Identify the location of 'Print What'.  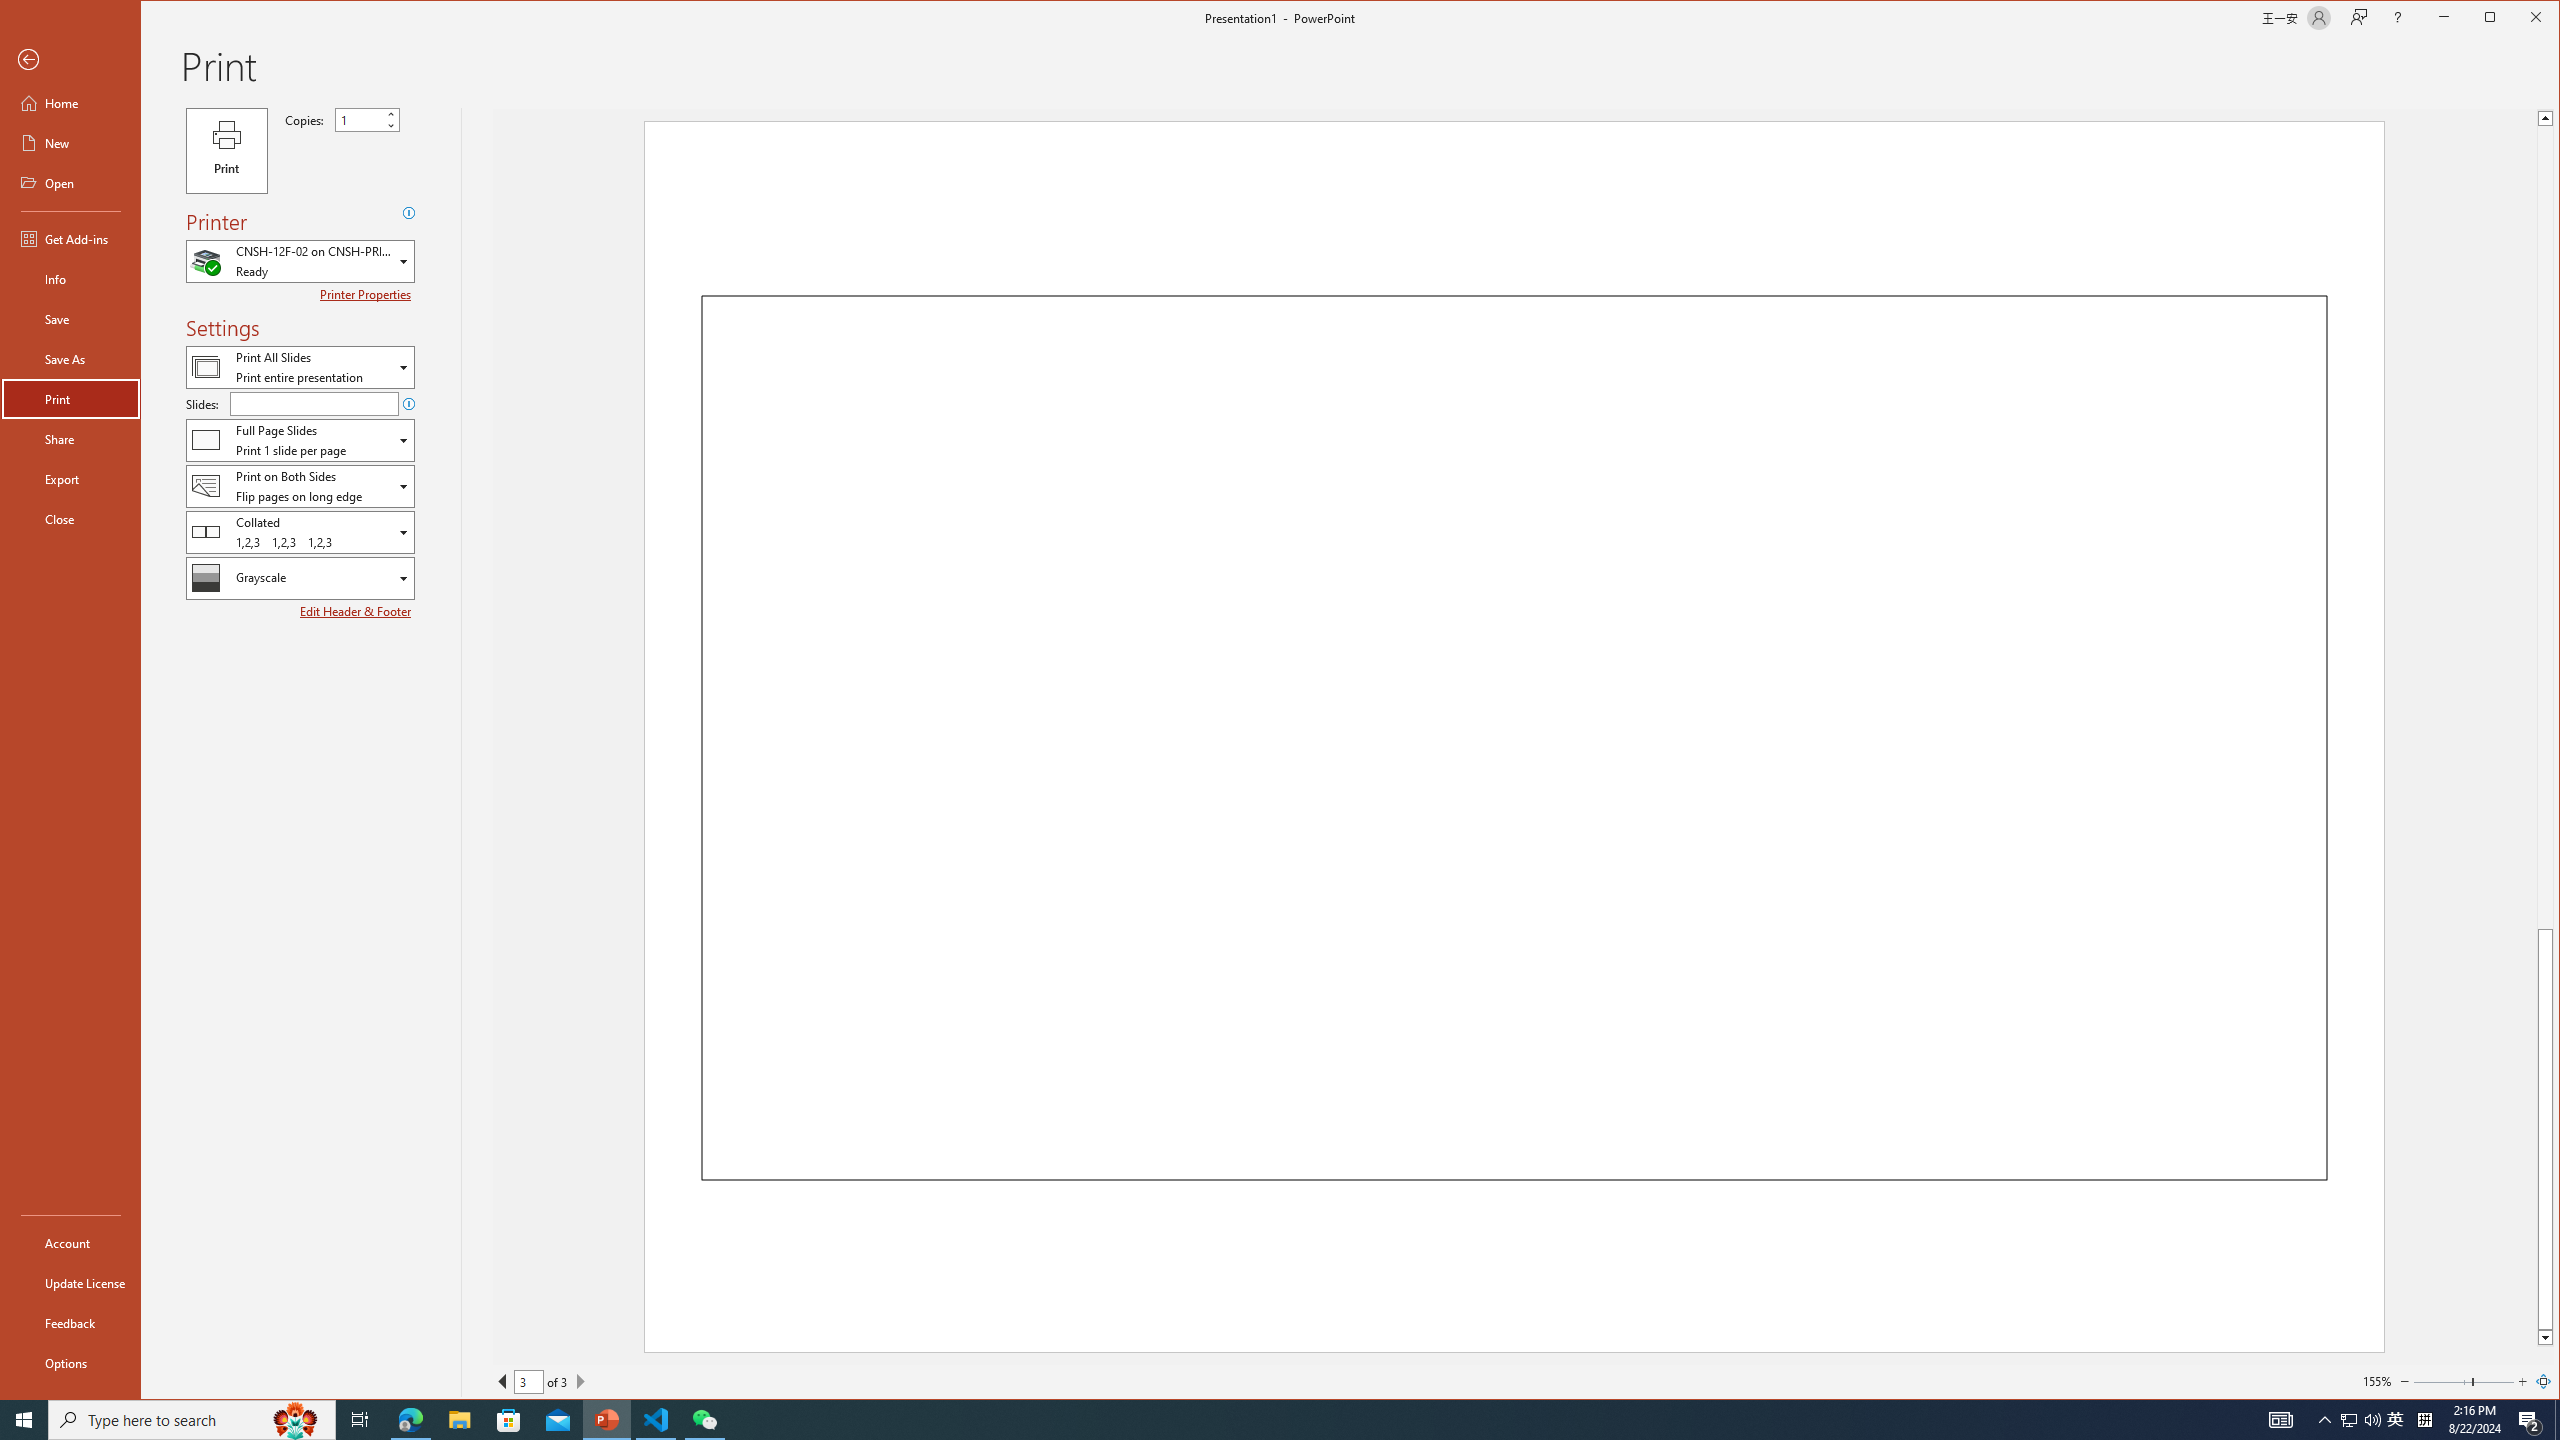
(299, 367).